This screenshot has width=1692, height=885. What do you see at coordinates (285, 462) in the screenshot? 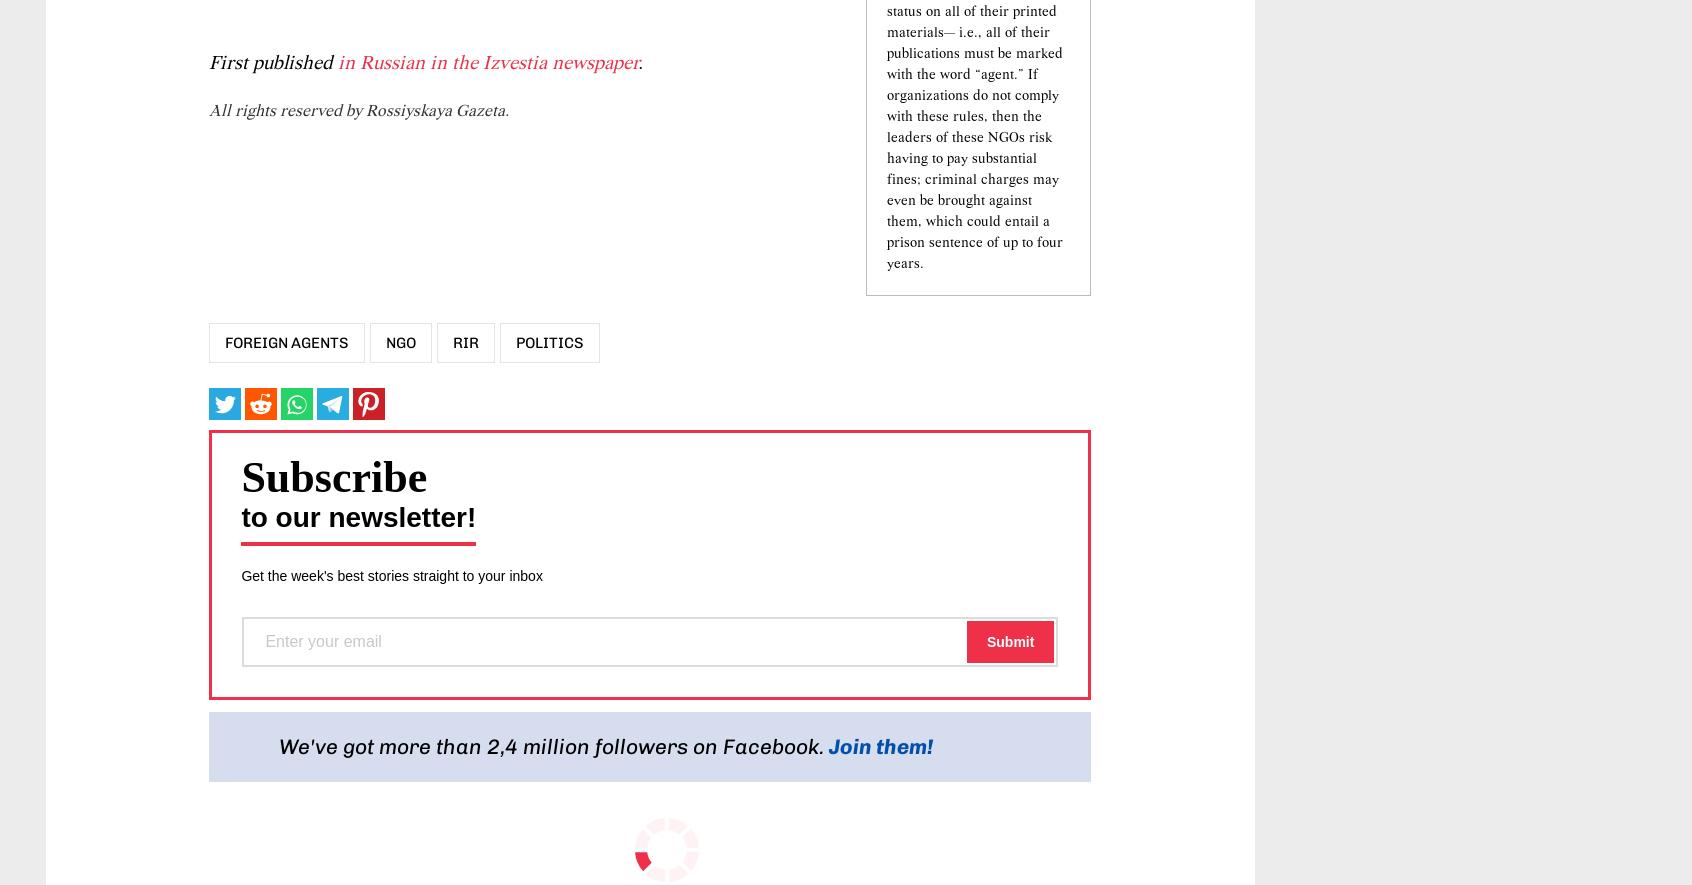
I see `'foreign agents'` at bounding box center [285, 462].